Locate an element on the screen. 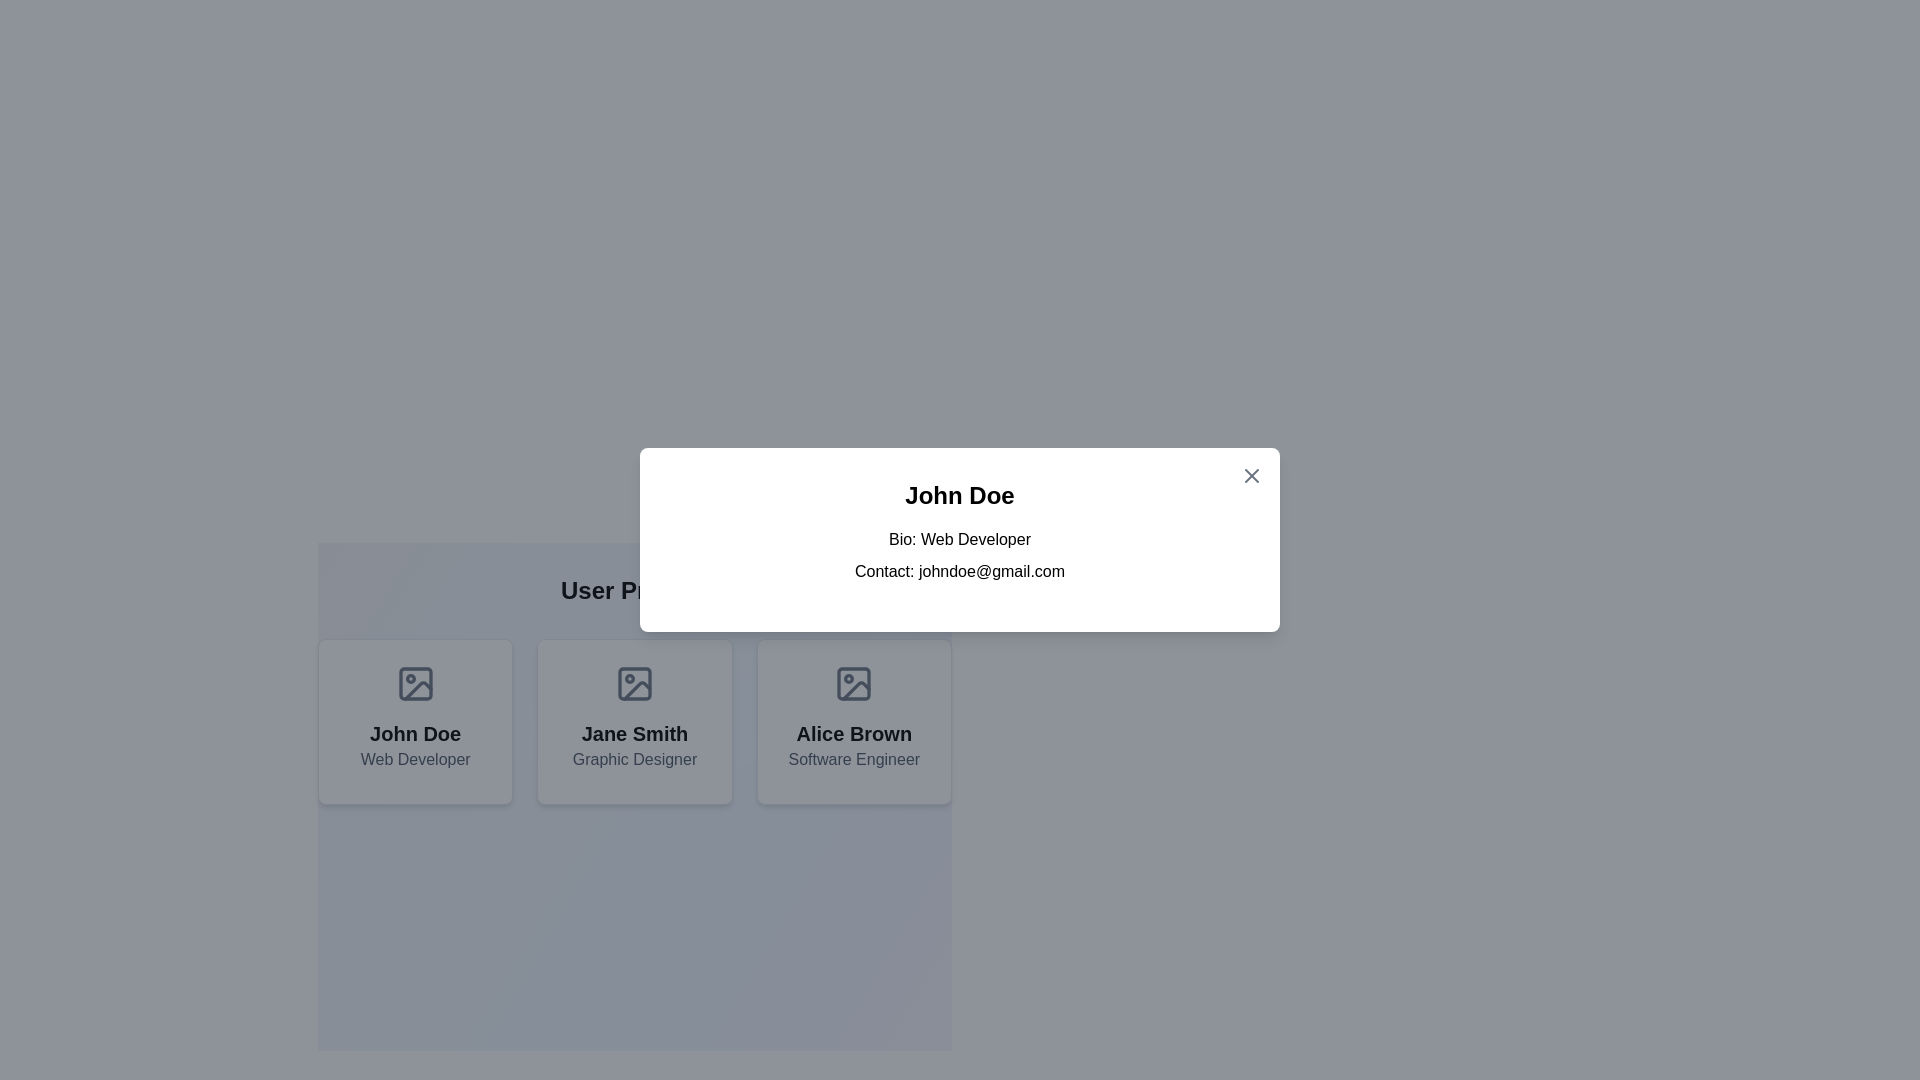  the graphical icon located at the top section of the card for 'Alice Brown', which serves as a placeholder for her profile picture is located at coordinates (854, 682).